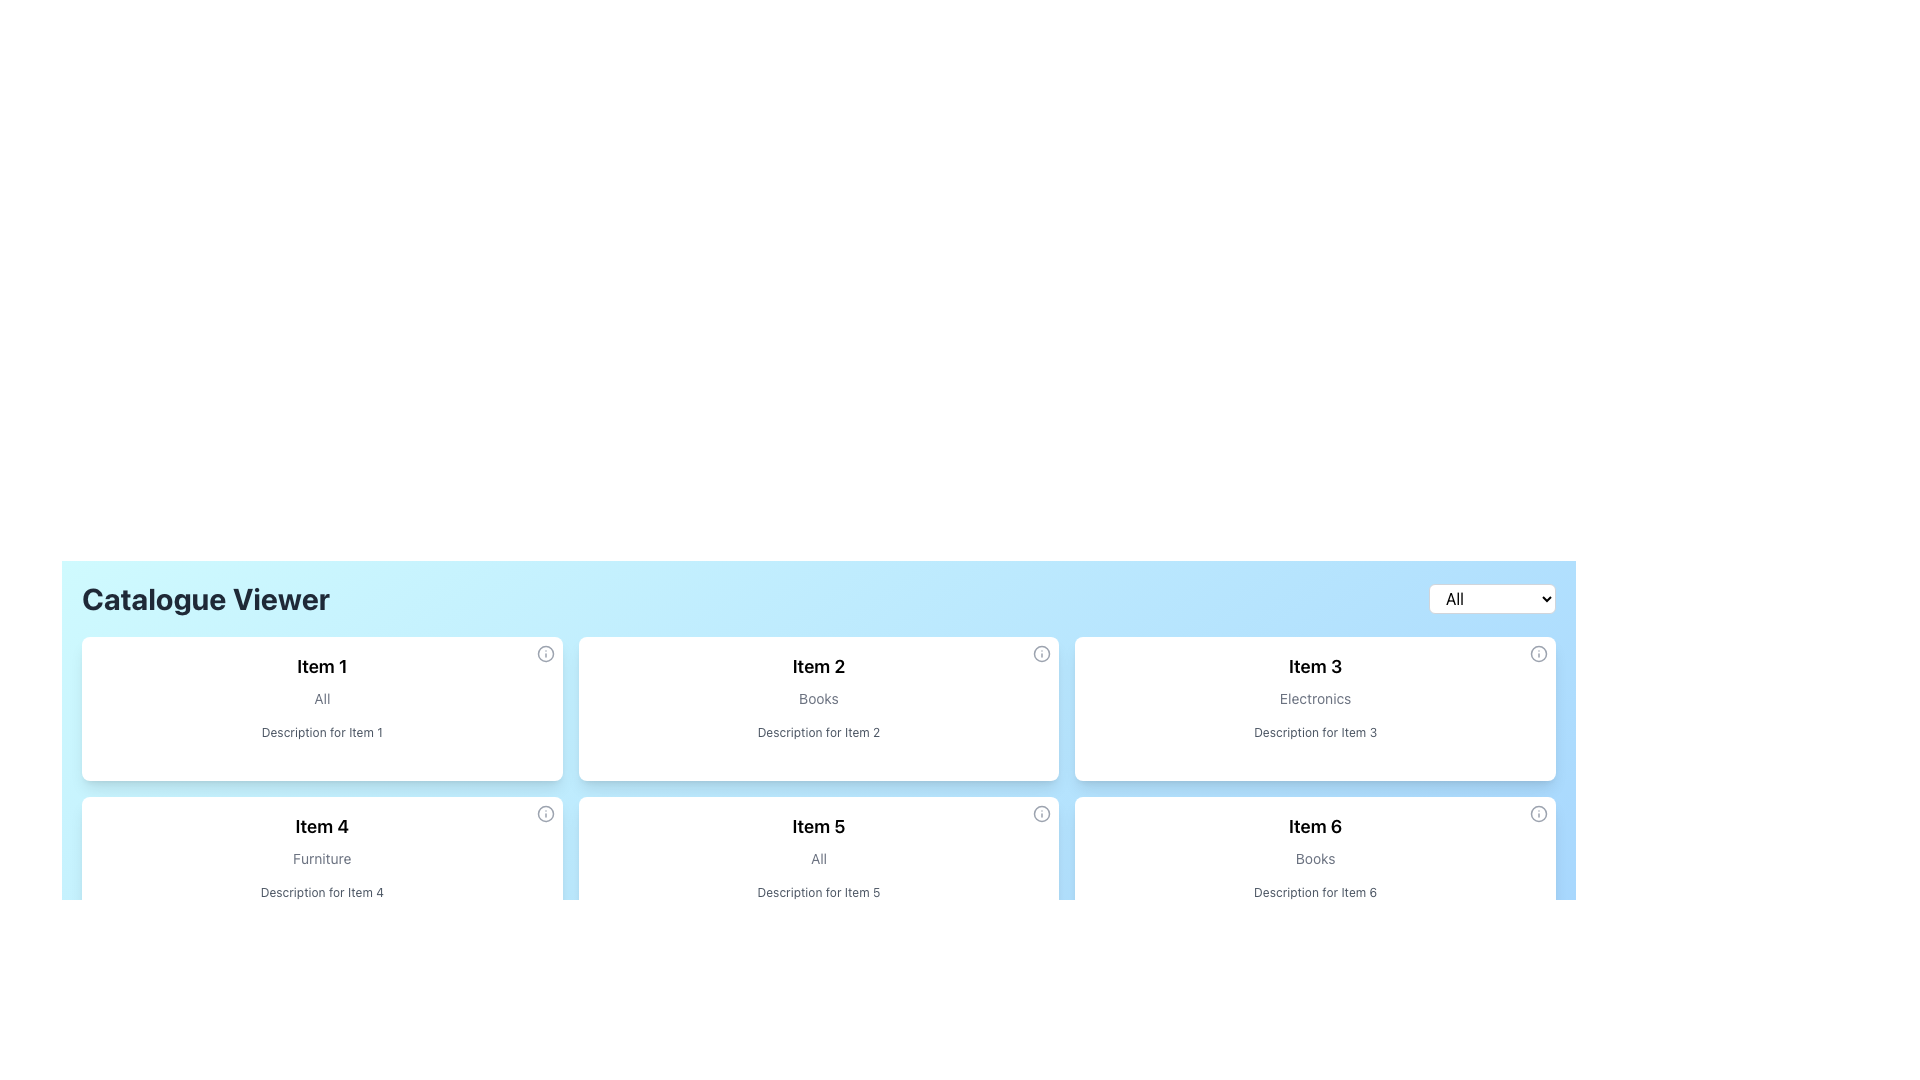 This screenshot has width=1920, height=1080. I want to click on the static text label displaying 'Books', which is styled in a small, gray font and located below the title 'Item 6' in the card, so click(1315, 858).